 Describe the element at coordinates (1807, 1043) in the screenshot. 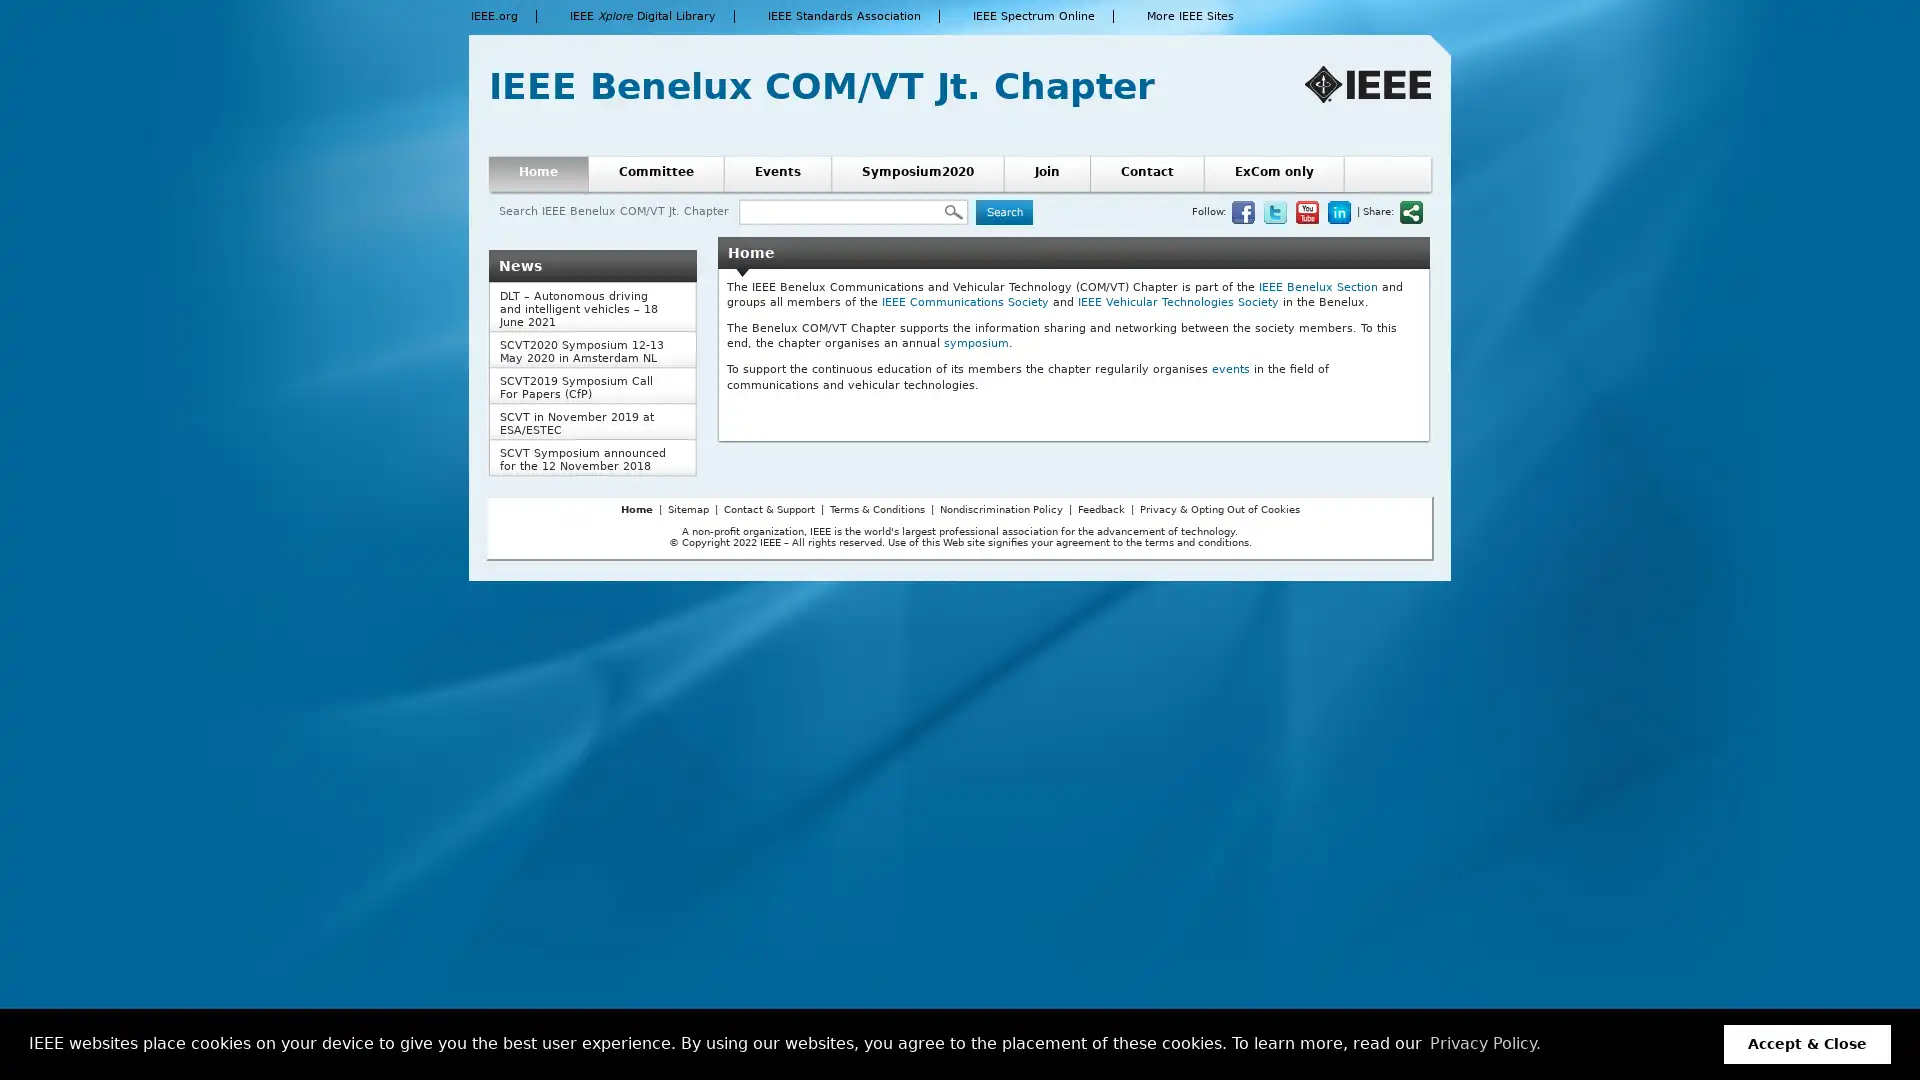

I see `dismiss cookie message` at that location.